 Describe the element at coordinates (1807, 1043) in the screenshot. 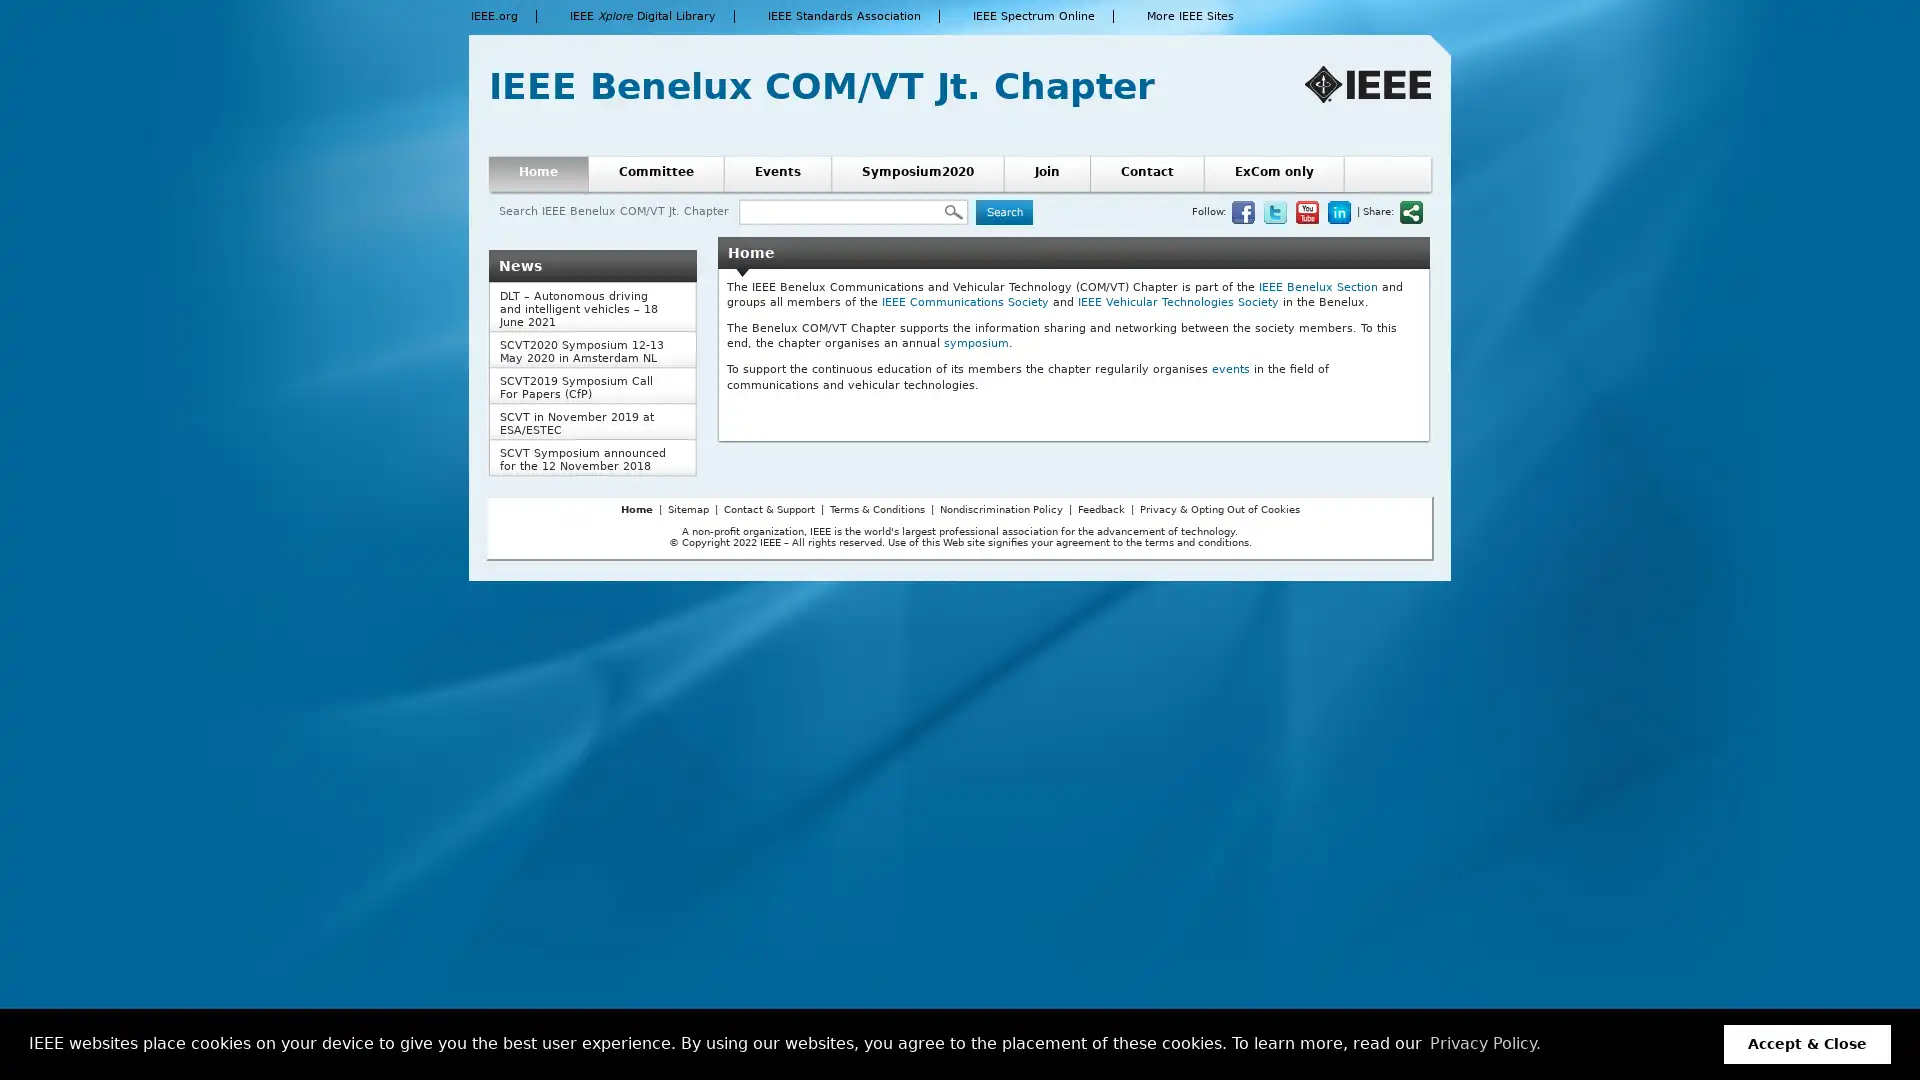

I see `dismiss cookie message` at that location.